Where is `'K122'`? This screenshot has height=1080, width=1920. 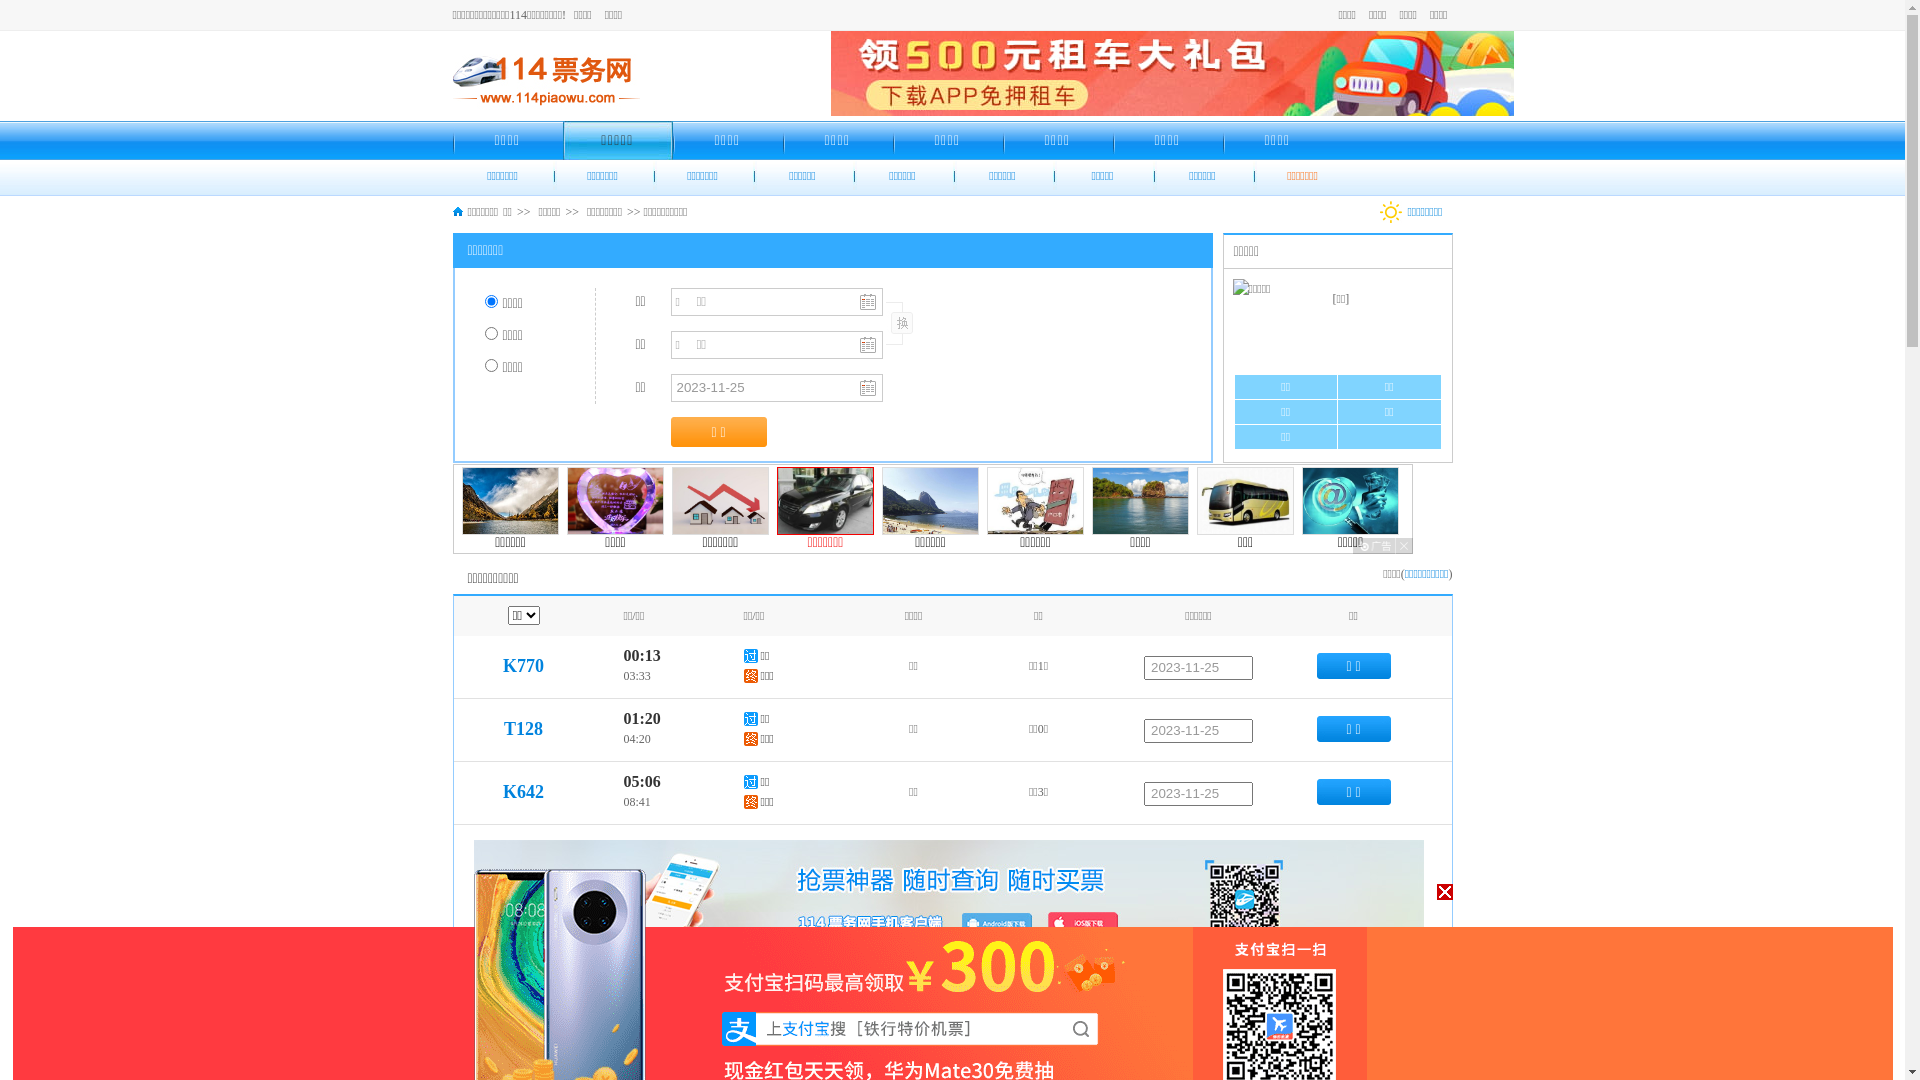
'K122' is located at coordinates (523, 1001).